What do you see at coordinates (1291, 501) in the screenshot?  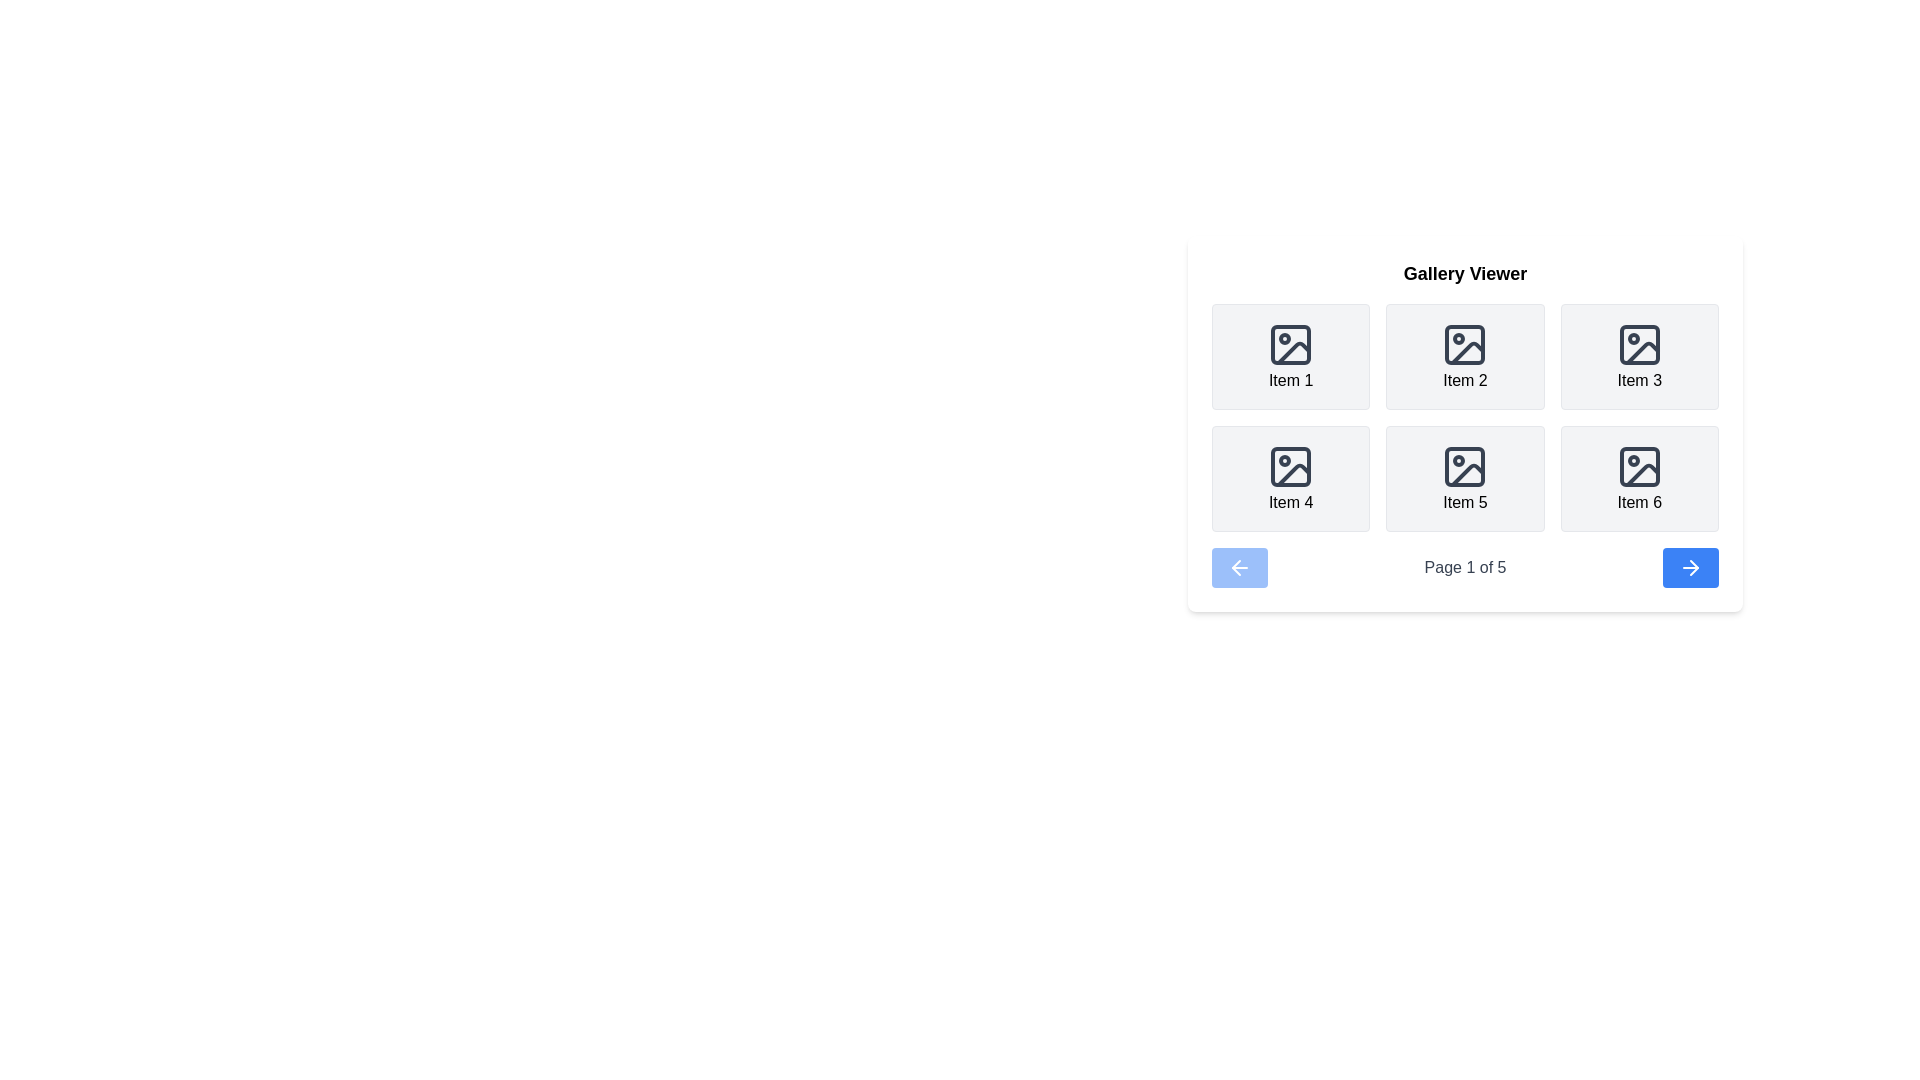 I see `label displaying 'Item 4', which is located at the bottom of the second row in a grid layout of a gallery viewer interface` at bounding box center [1291, 501].